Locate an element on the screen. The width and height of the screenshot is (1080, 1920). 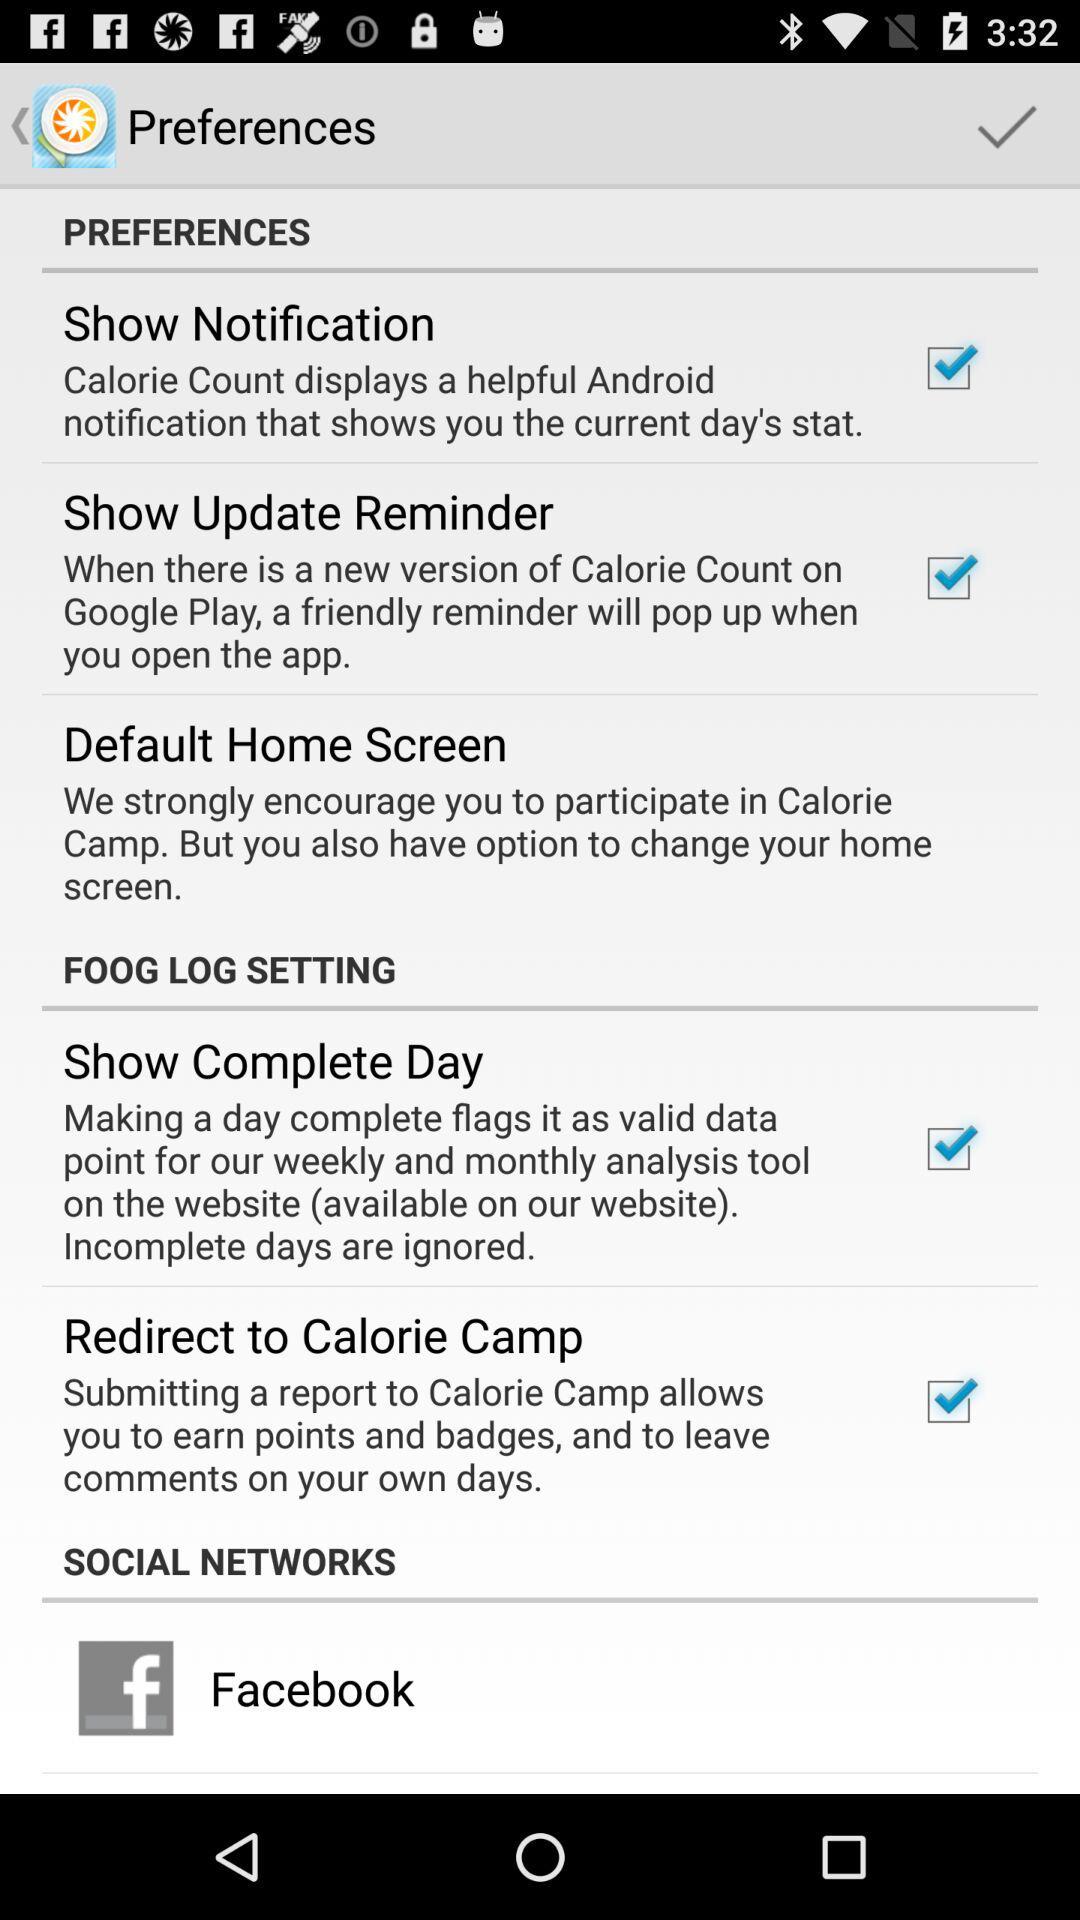
icon to the left of facebook app is located at coordinates (126, 1687).